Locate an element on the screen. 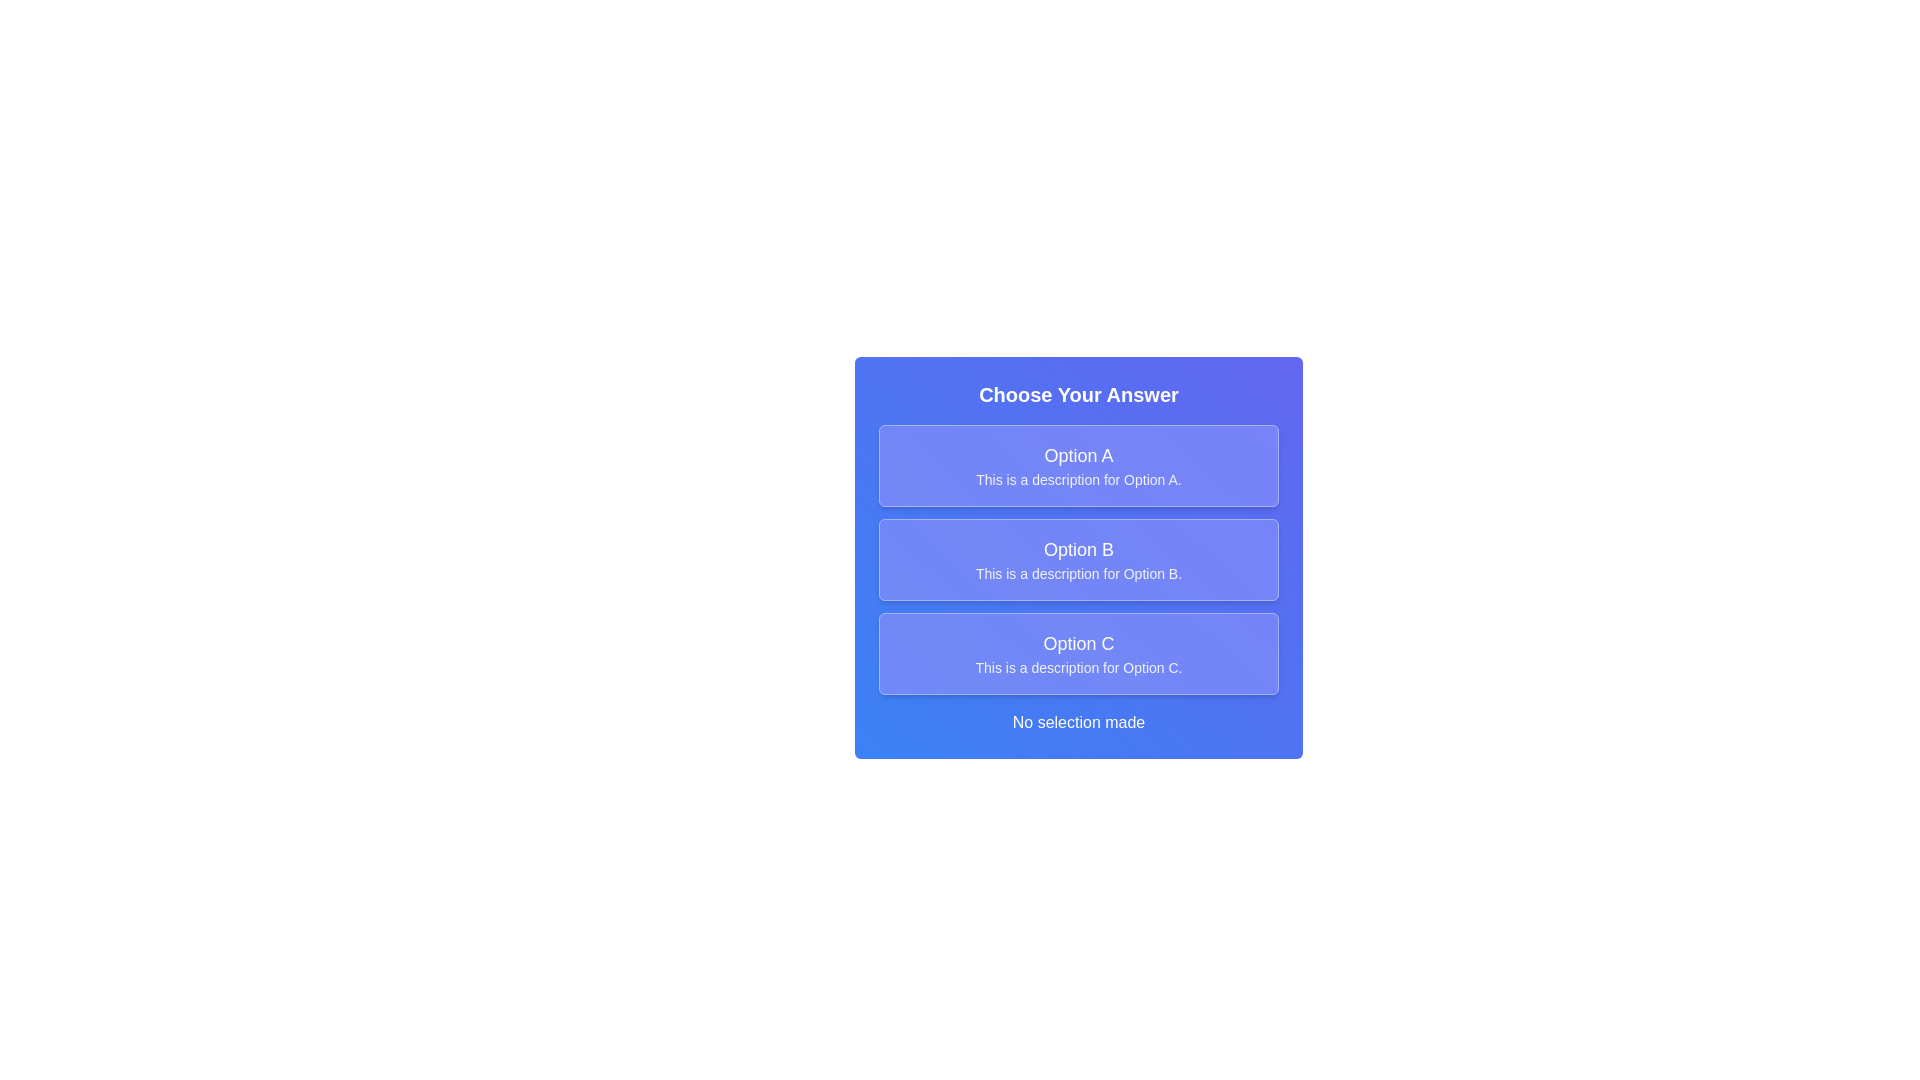 The image size is (1920, 1080). the text label that serves as the main identifier for the selectable option, positioned above the description for 'Option B' is located at coordinates (1078, 550).